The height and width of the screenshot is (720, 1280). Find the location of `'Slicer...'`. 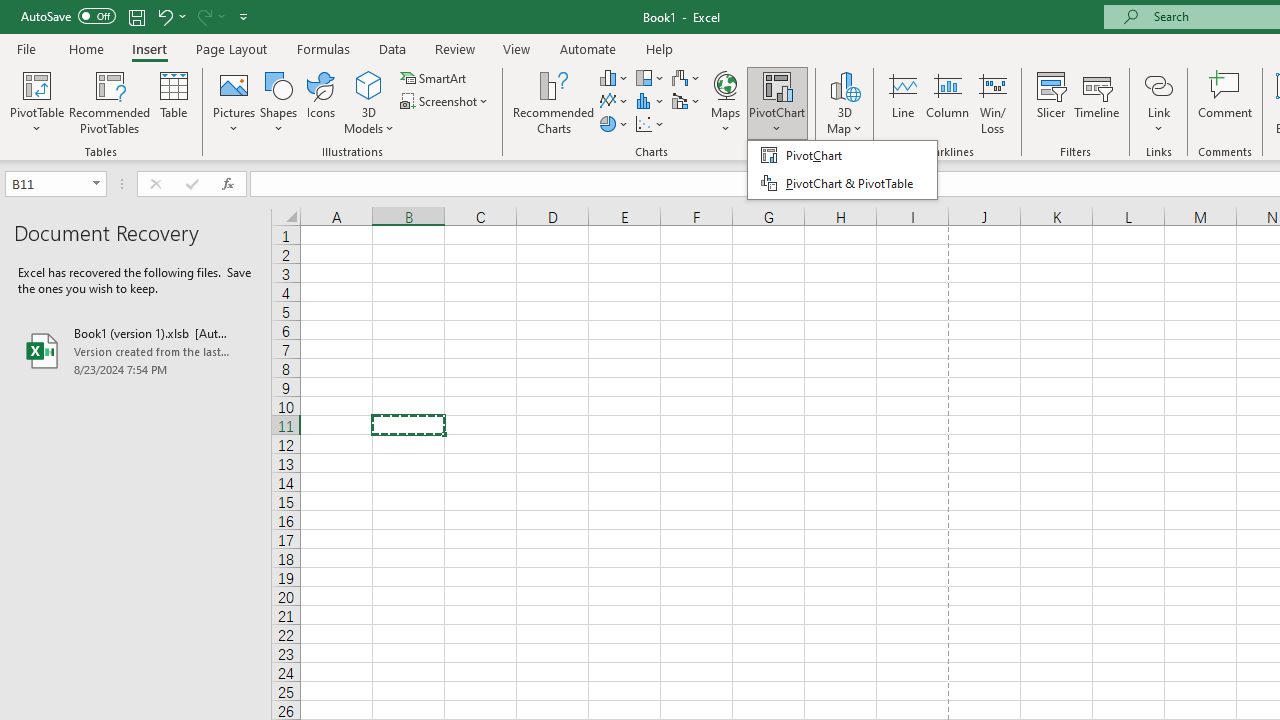

'Slicer...' is located at coordinates (1050, 103).